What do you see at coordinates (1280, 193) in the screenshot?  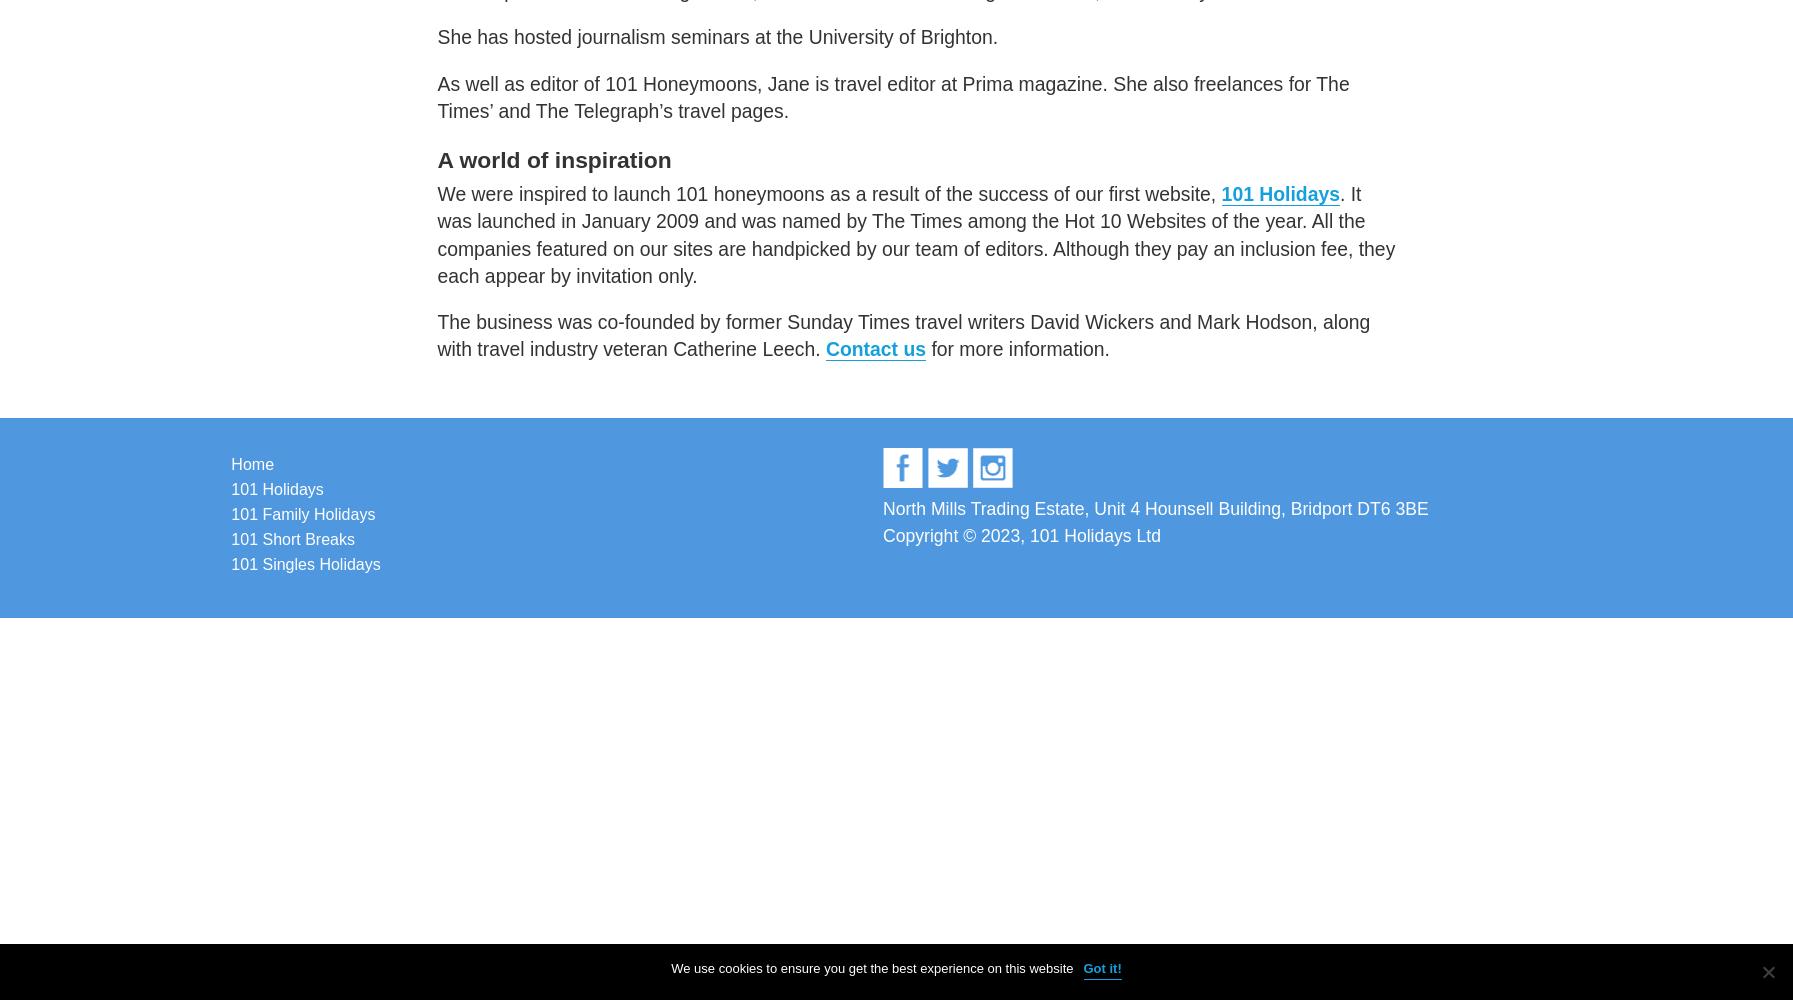 I see `'101 Holidays'` at bounding box center [1280, 193].